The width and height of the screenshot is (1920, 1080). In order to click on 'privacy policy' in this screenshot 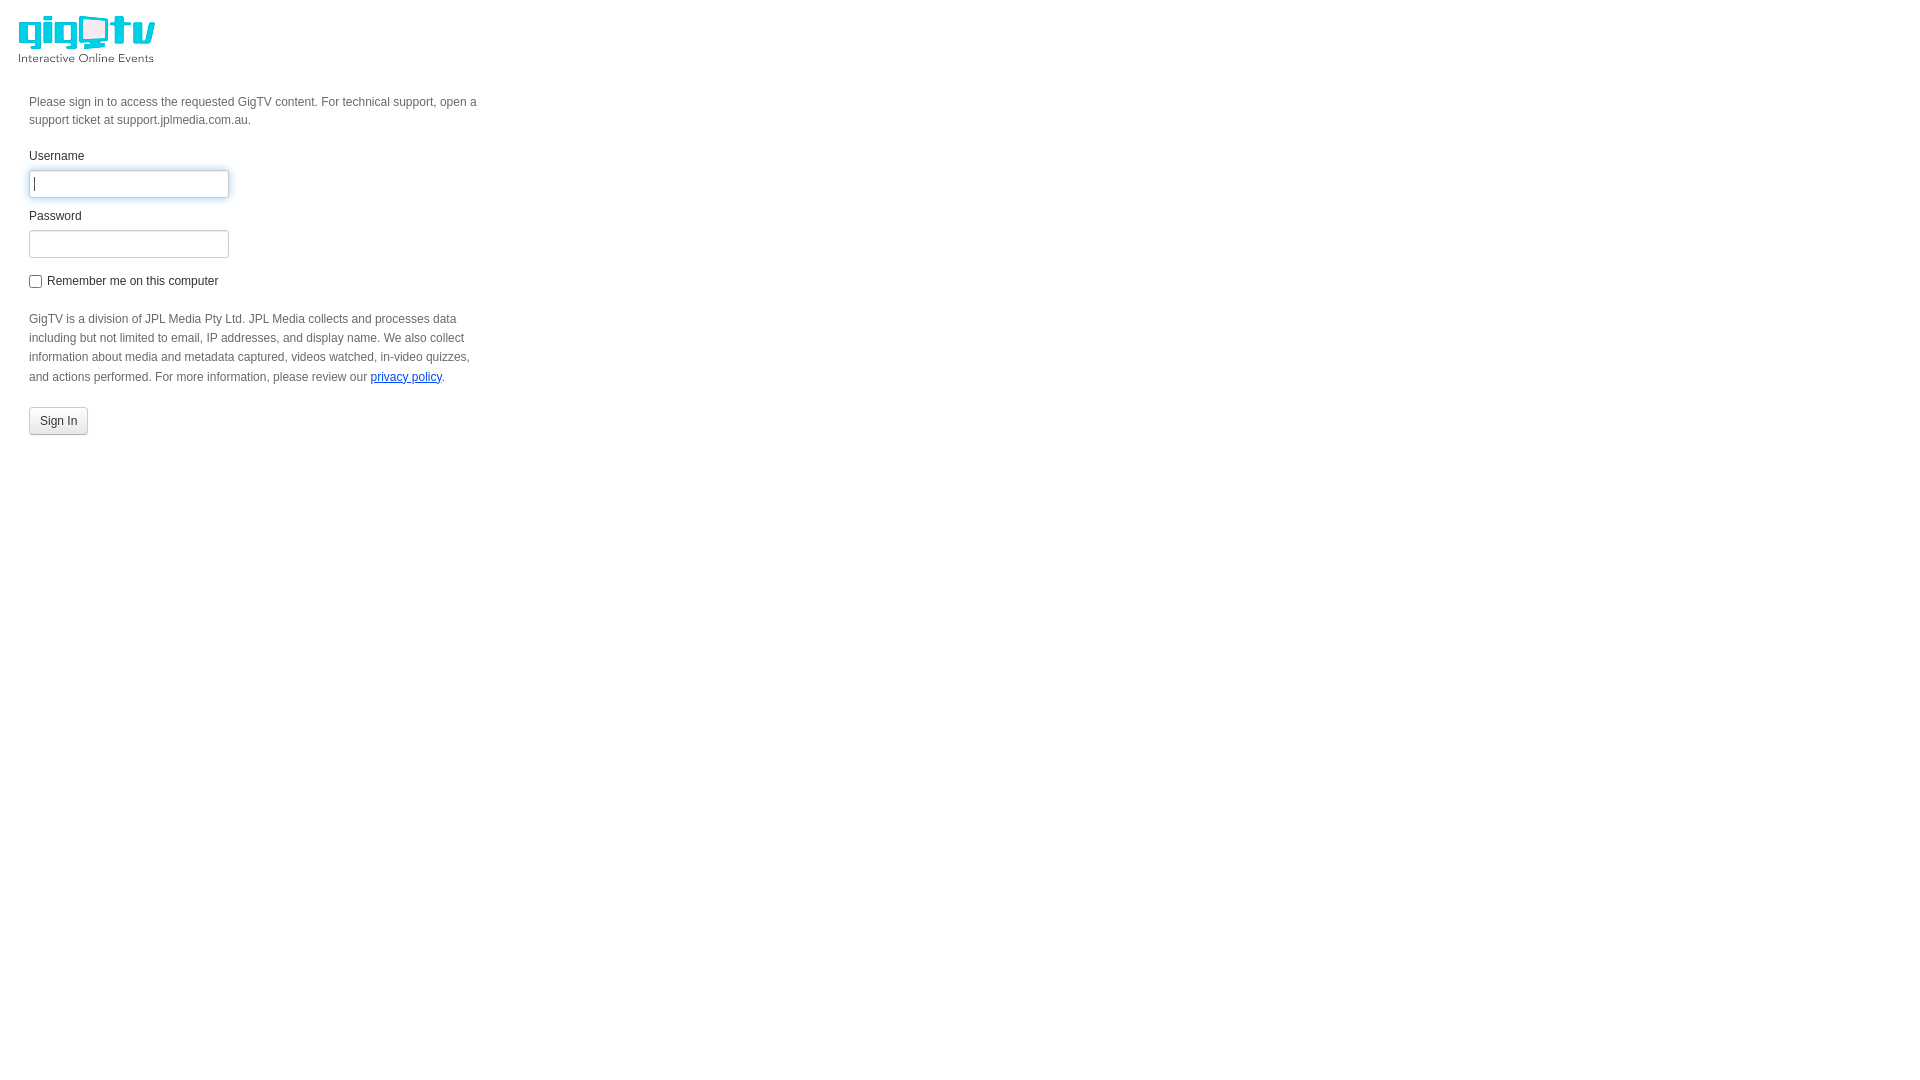, I will do `click(404, 377)`.